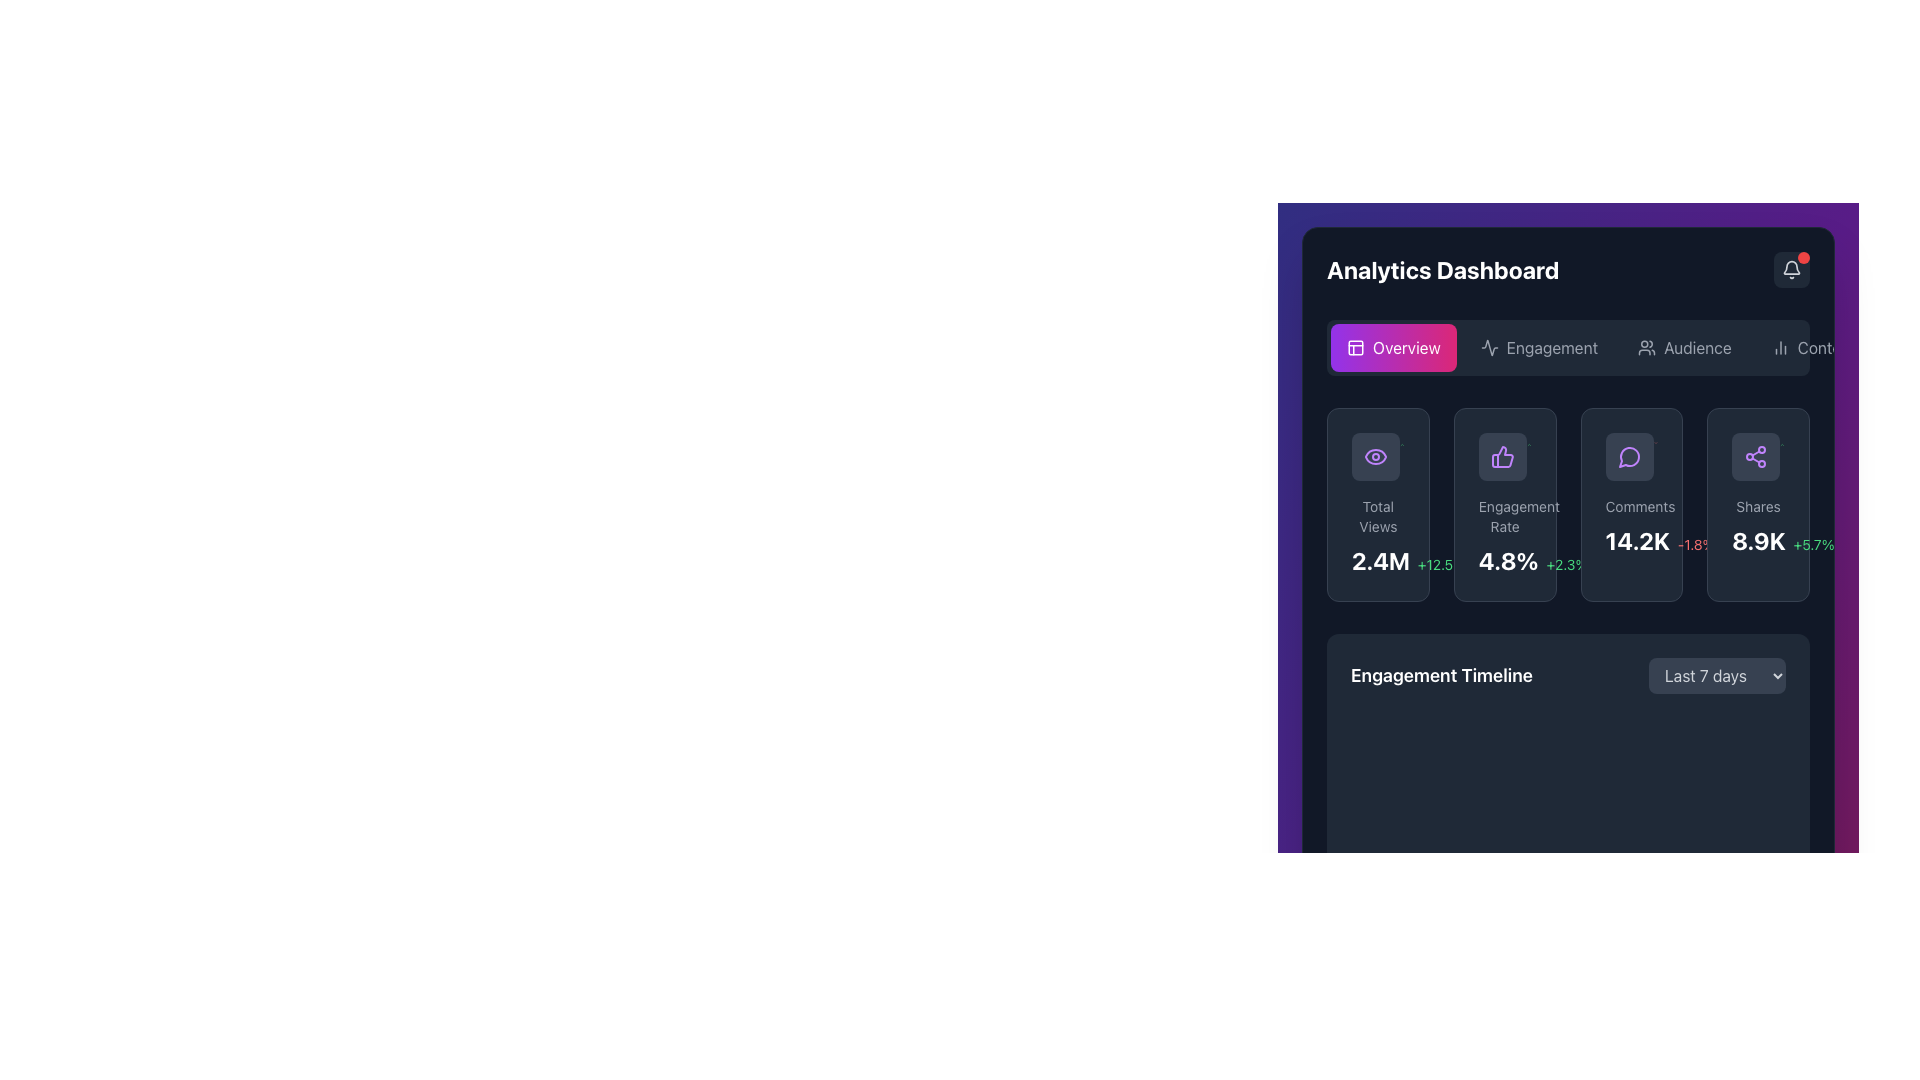 This screenshot has height=1080, width=1920. Describe the element at coordinates (1405, 346) in the screenshot. I see `the 'Overview' text label within the button, which is displayed in white on a gradient pink-to-purple background` at that location.